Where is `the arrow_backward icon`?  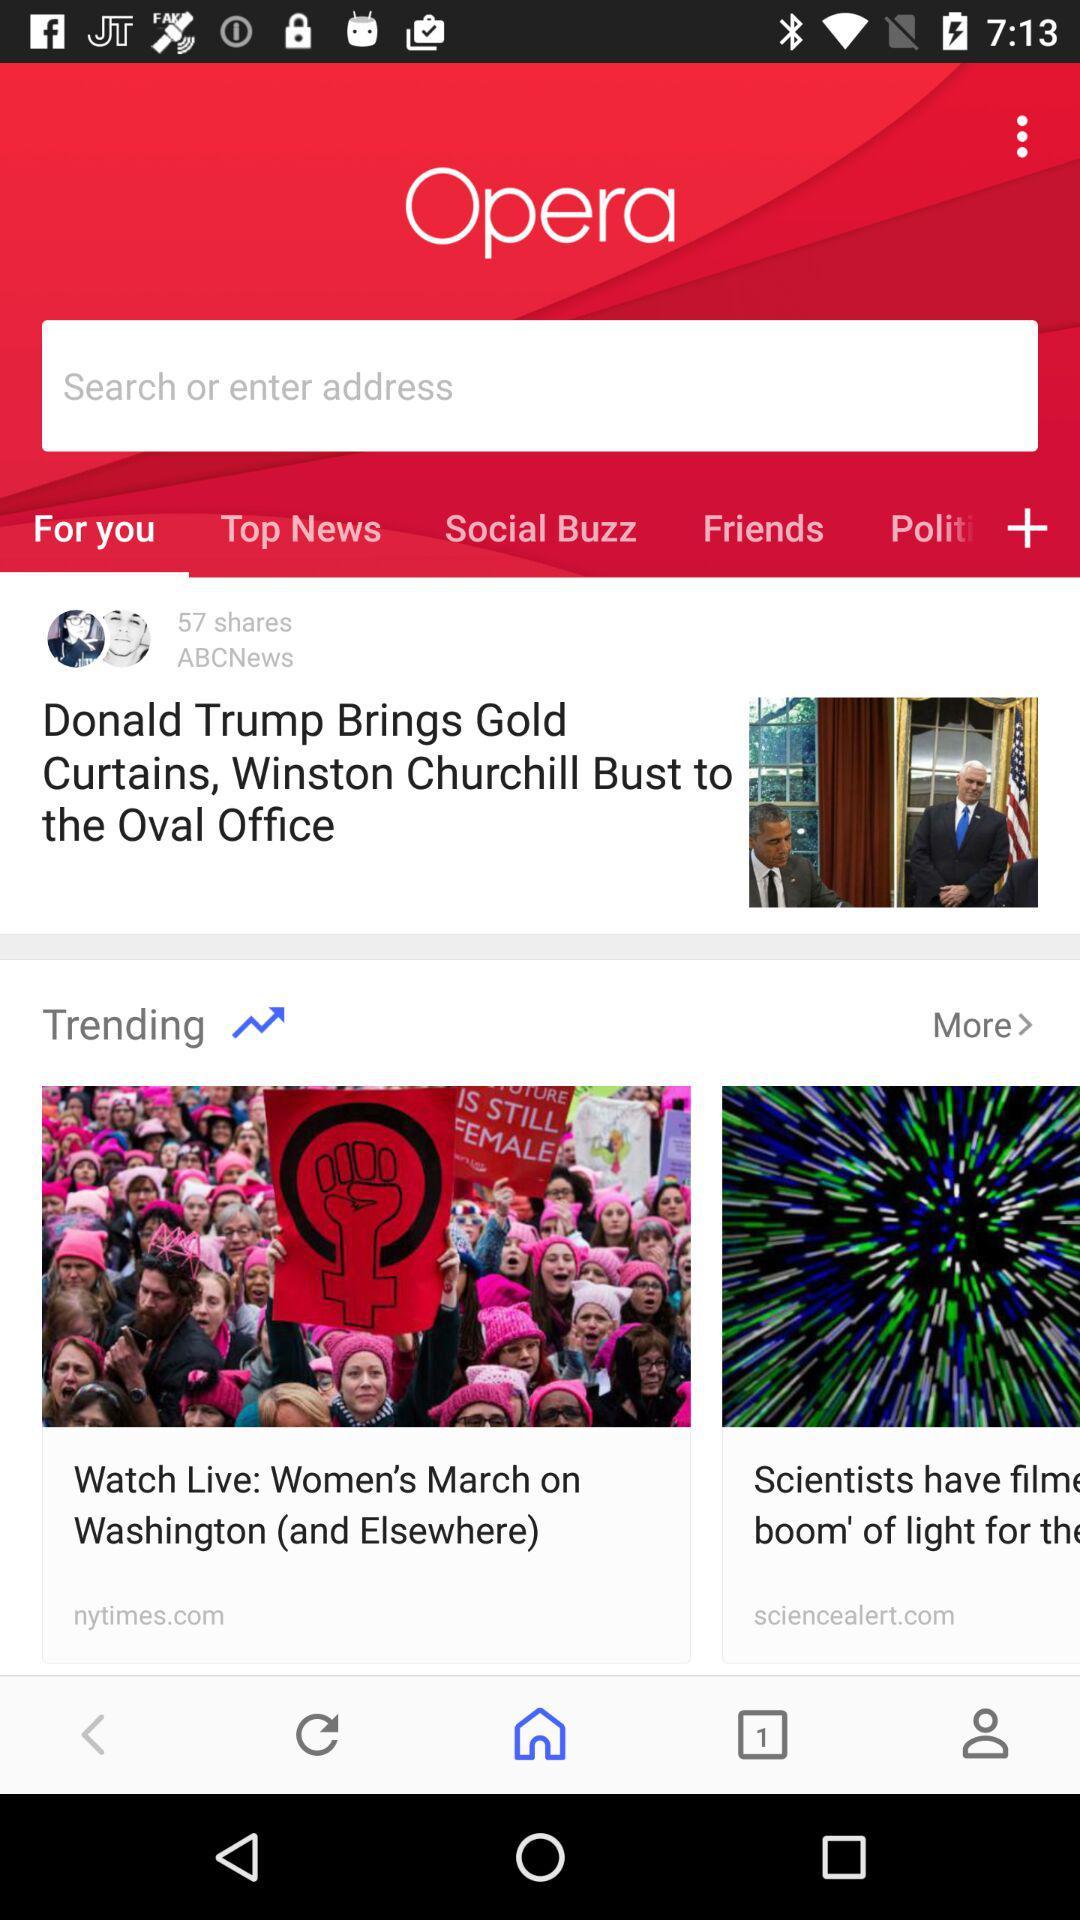
the arrow_backward icon is located at coordinates (94, 1733).